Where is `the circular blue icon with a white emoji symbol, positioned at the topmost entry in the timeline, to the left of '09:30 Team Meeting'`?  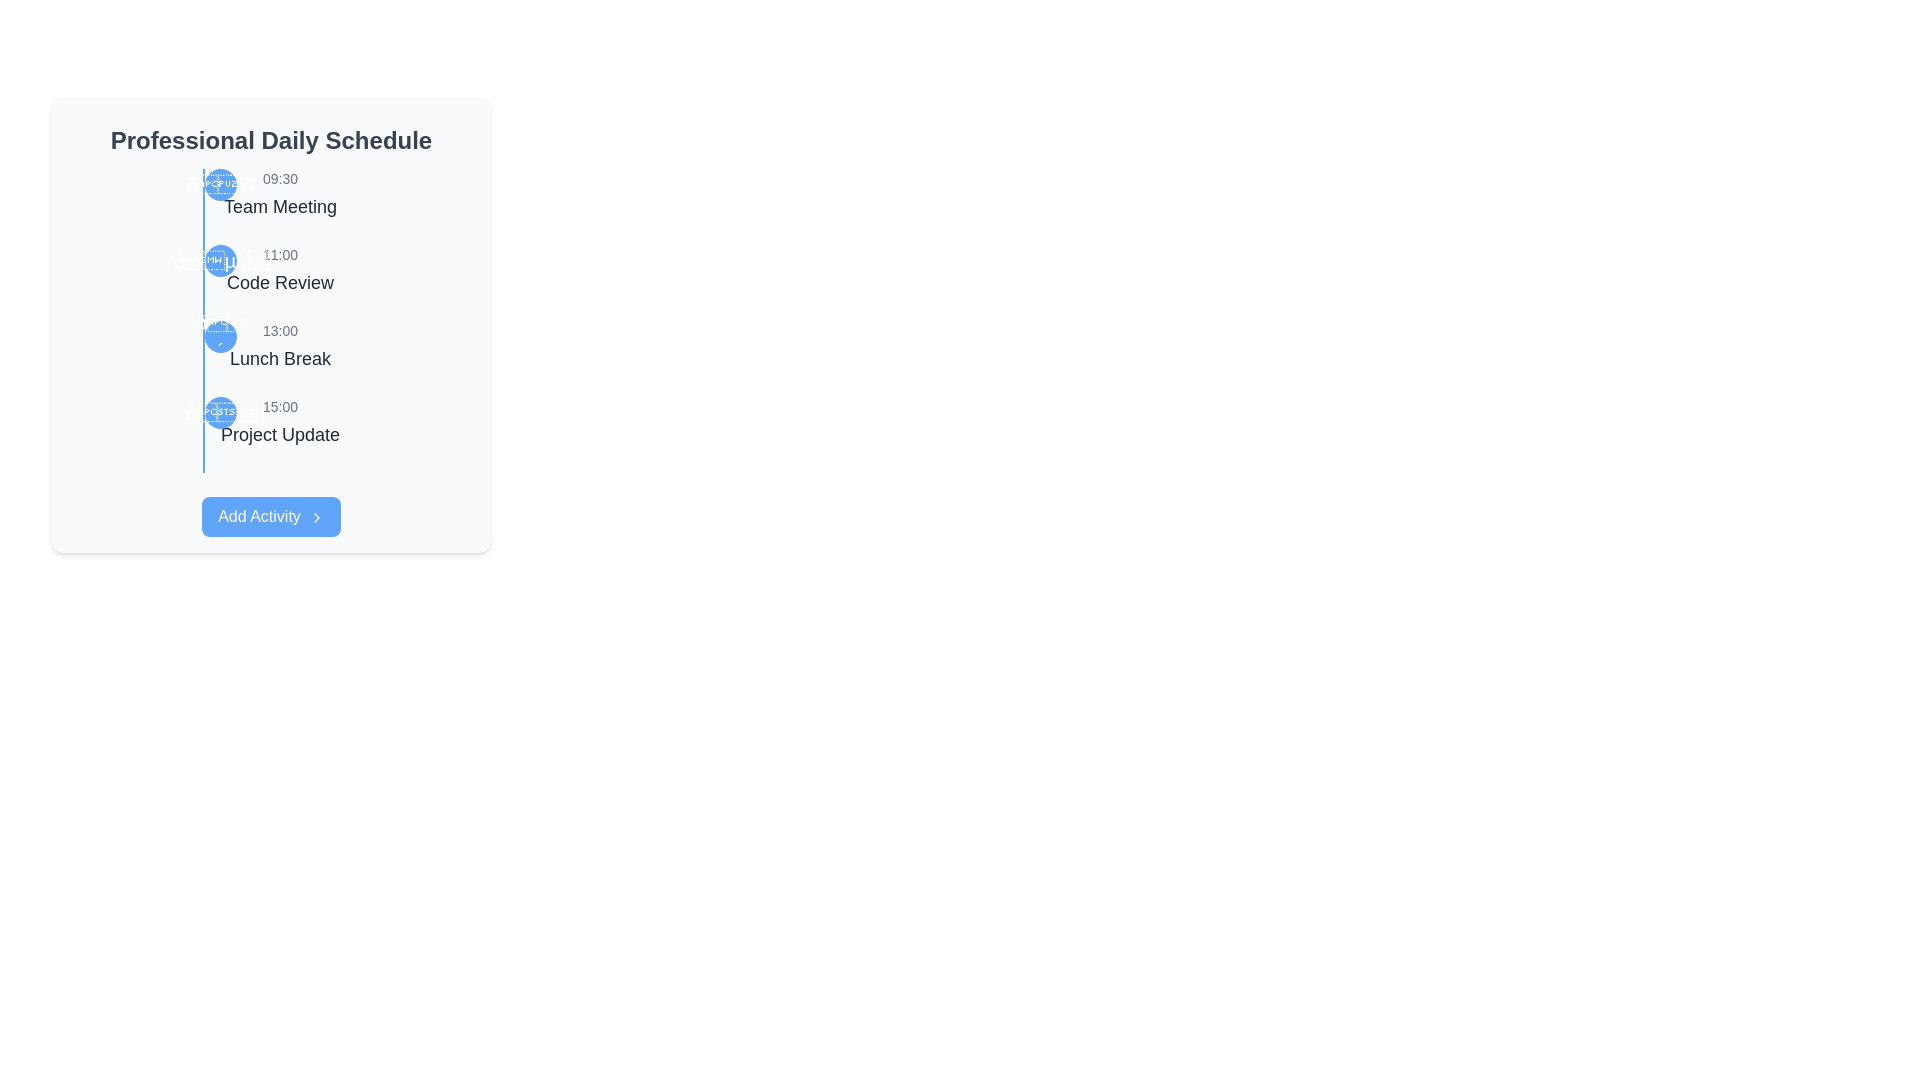
the circular blue icon with a white emoji symbol, positioned at the topmost entry in the timeline, to the left of '09:30 Team Meeting' is located at coordinates (220, 185).